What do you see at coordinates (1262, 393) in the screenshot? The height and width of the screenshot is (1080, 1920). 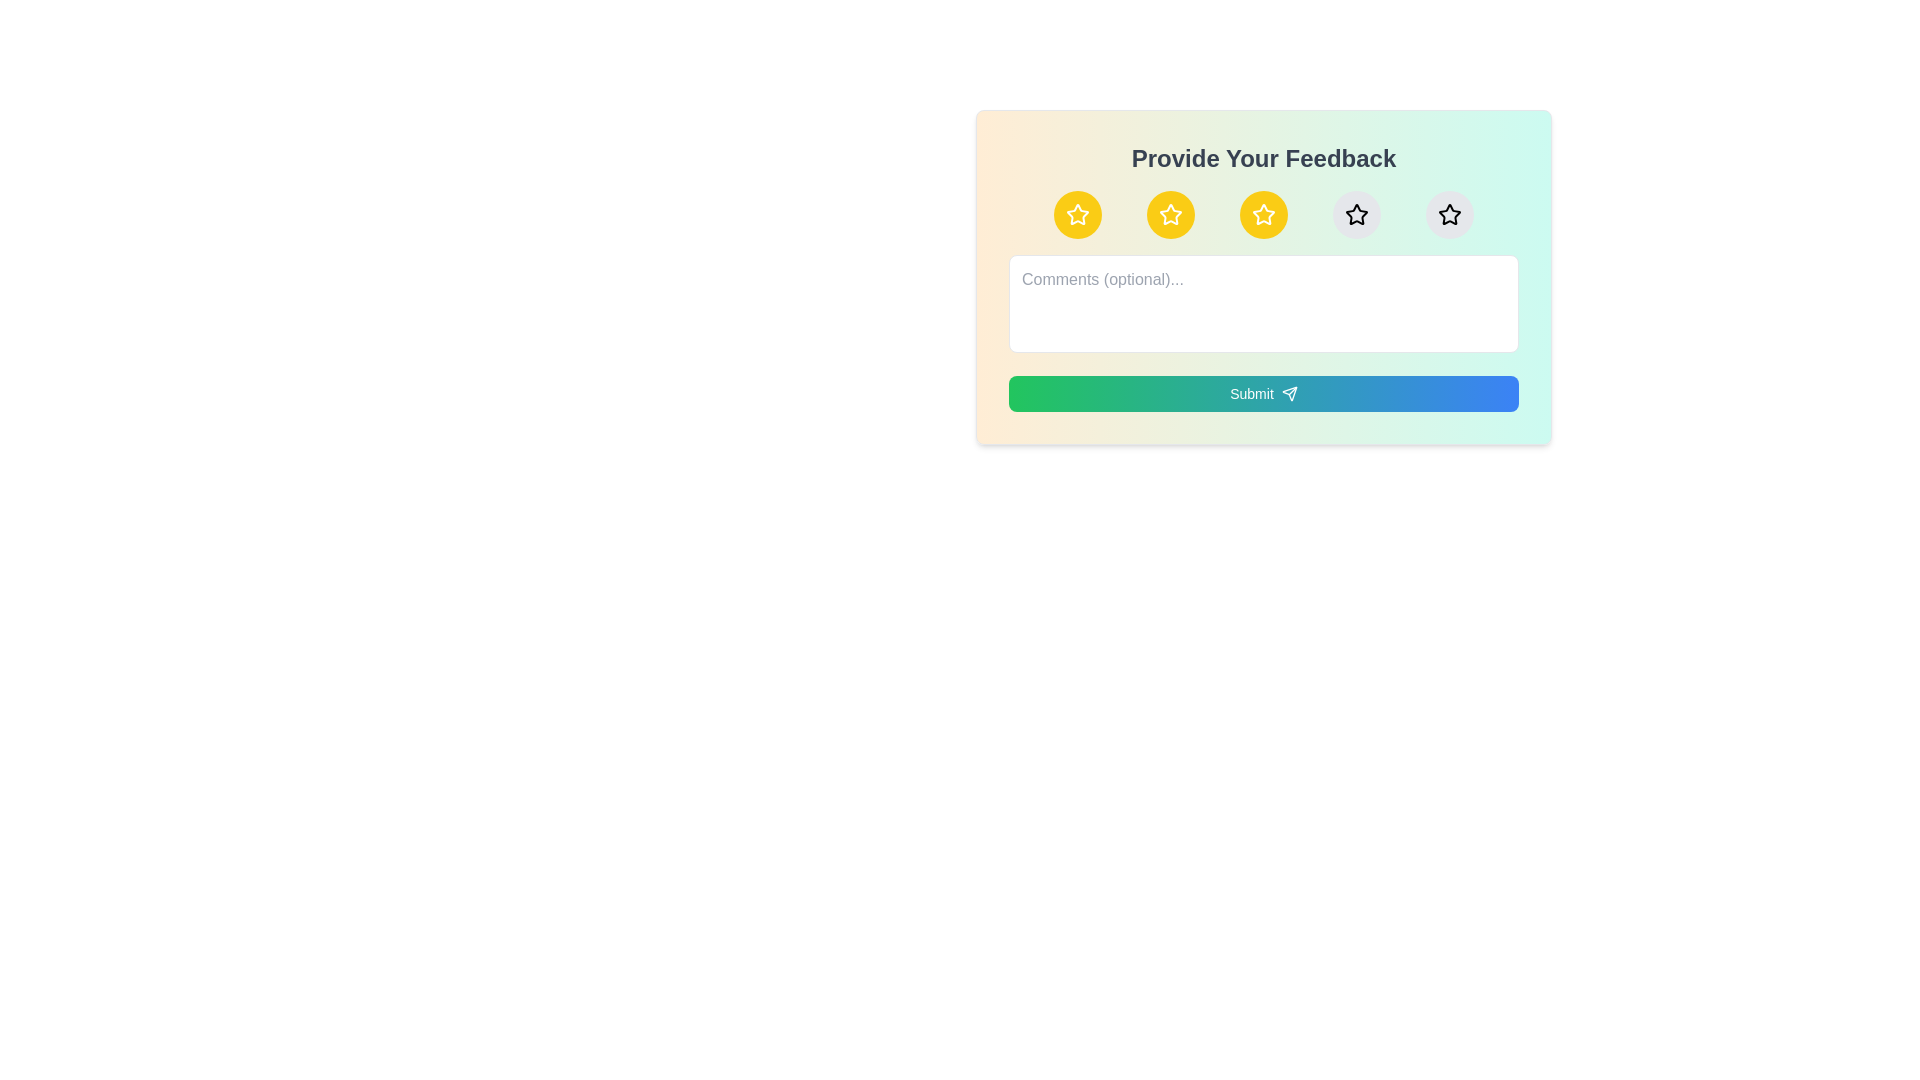 I see `the submit button to submit the feedback` at bounding box center [1262, 393].